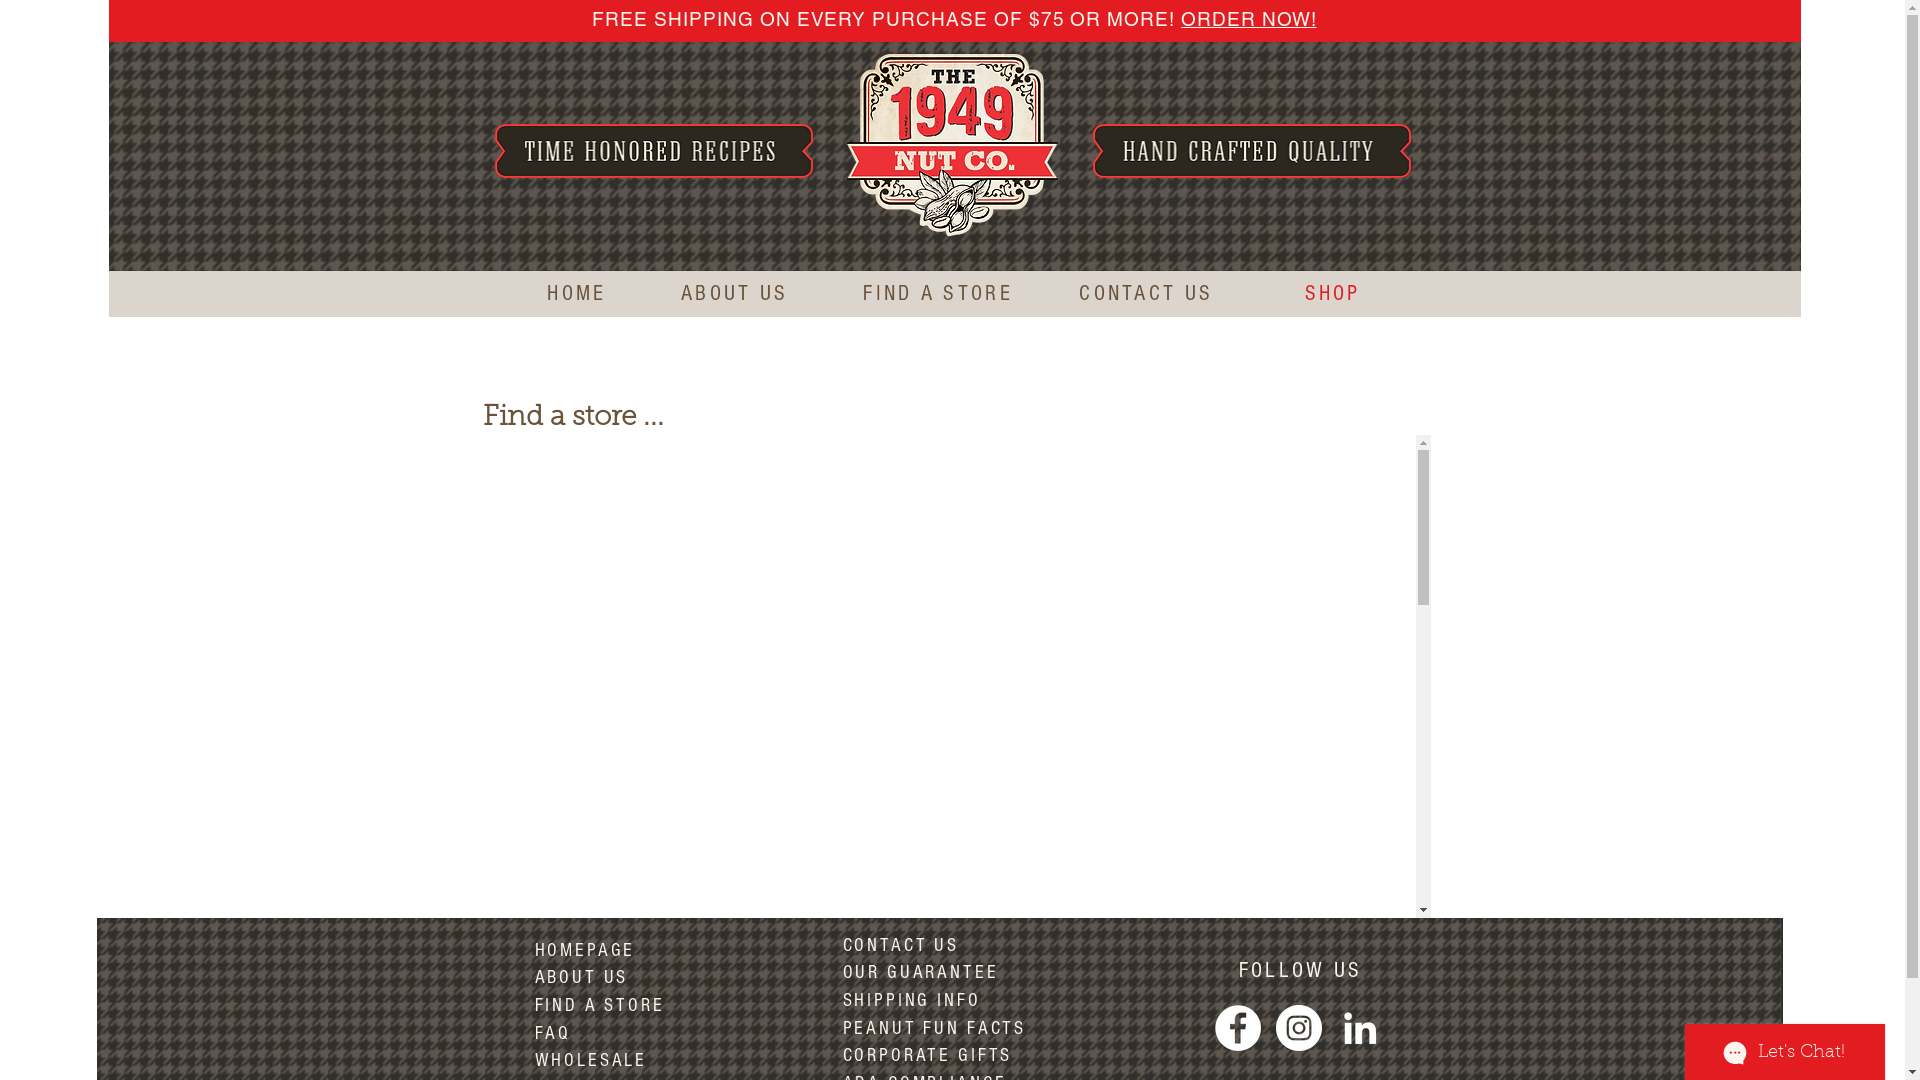 This screenshot has width=1920, height=1080. Describe the element at coordinates (936, 293) in the screenshot. I see `'FIND A STORE'` at that location.